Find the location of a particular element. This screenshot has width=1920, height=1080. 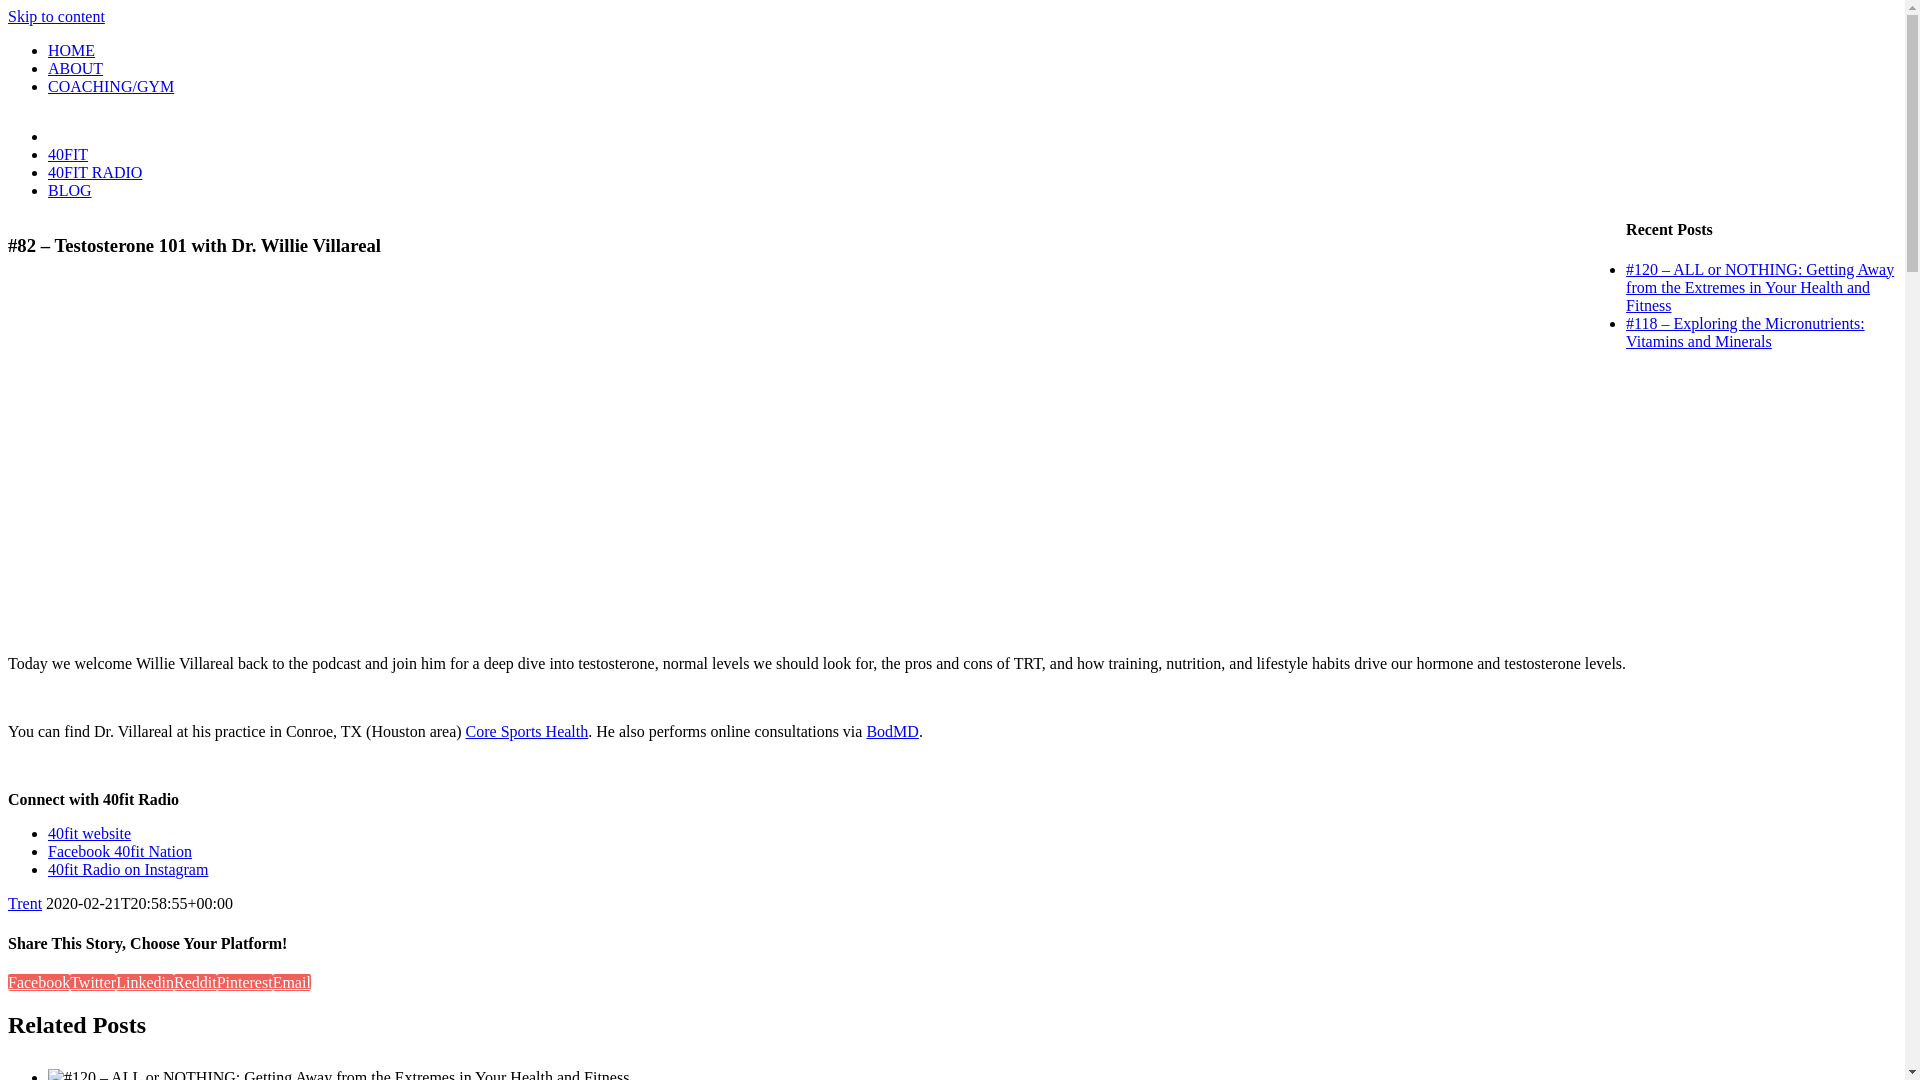

'40FIT' is located at coordinates (67, 153).